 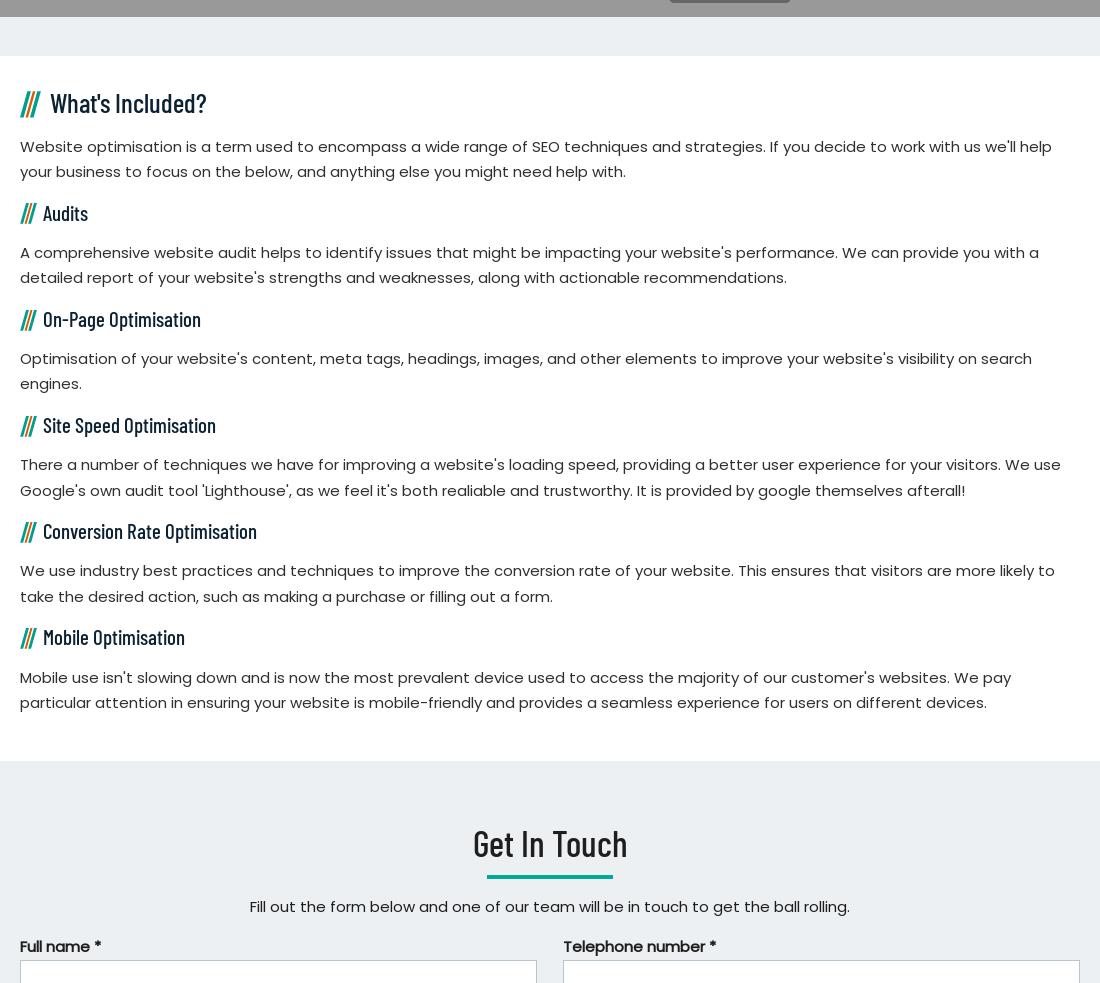 I want to click on 'Mobile use isn't slowing down and is now the most prevalent device used to access the majority of our customer's websites. We pay particular attention in ensuring your website is mobile-friendly and provides a seamless experience for users on different devices.', so click(x=515, y=688).